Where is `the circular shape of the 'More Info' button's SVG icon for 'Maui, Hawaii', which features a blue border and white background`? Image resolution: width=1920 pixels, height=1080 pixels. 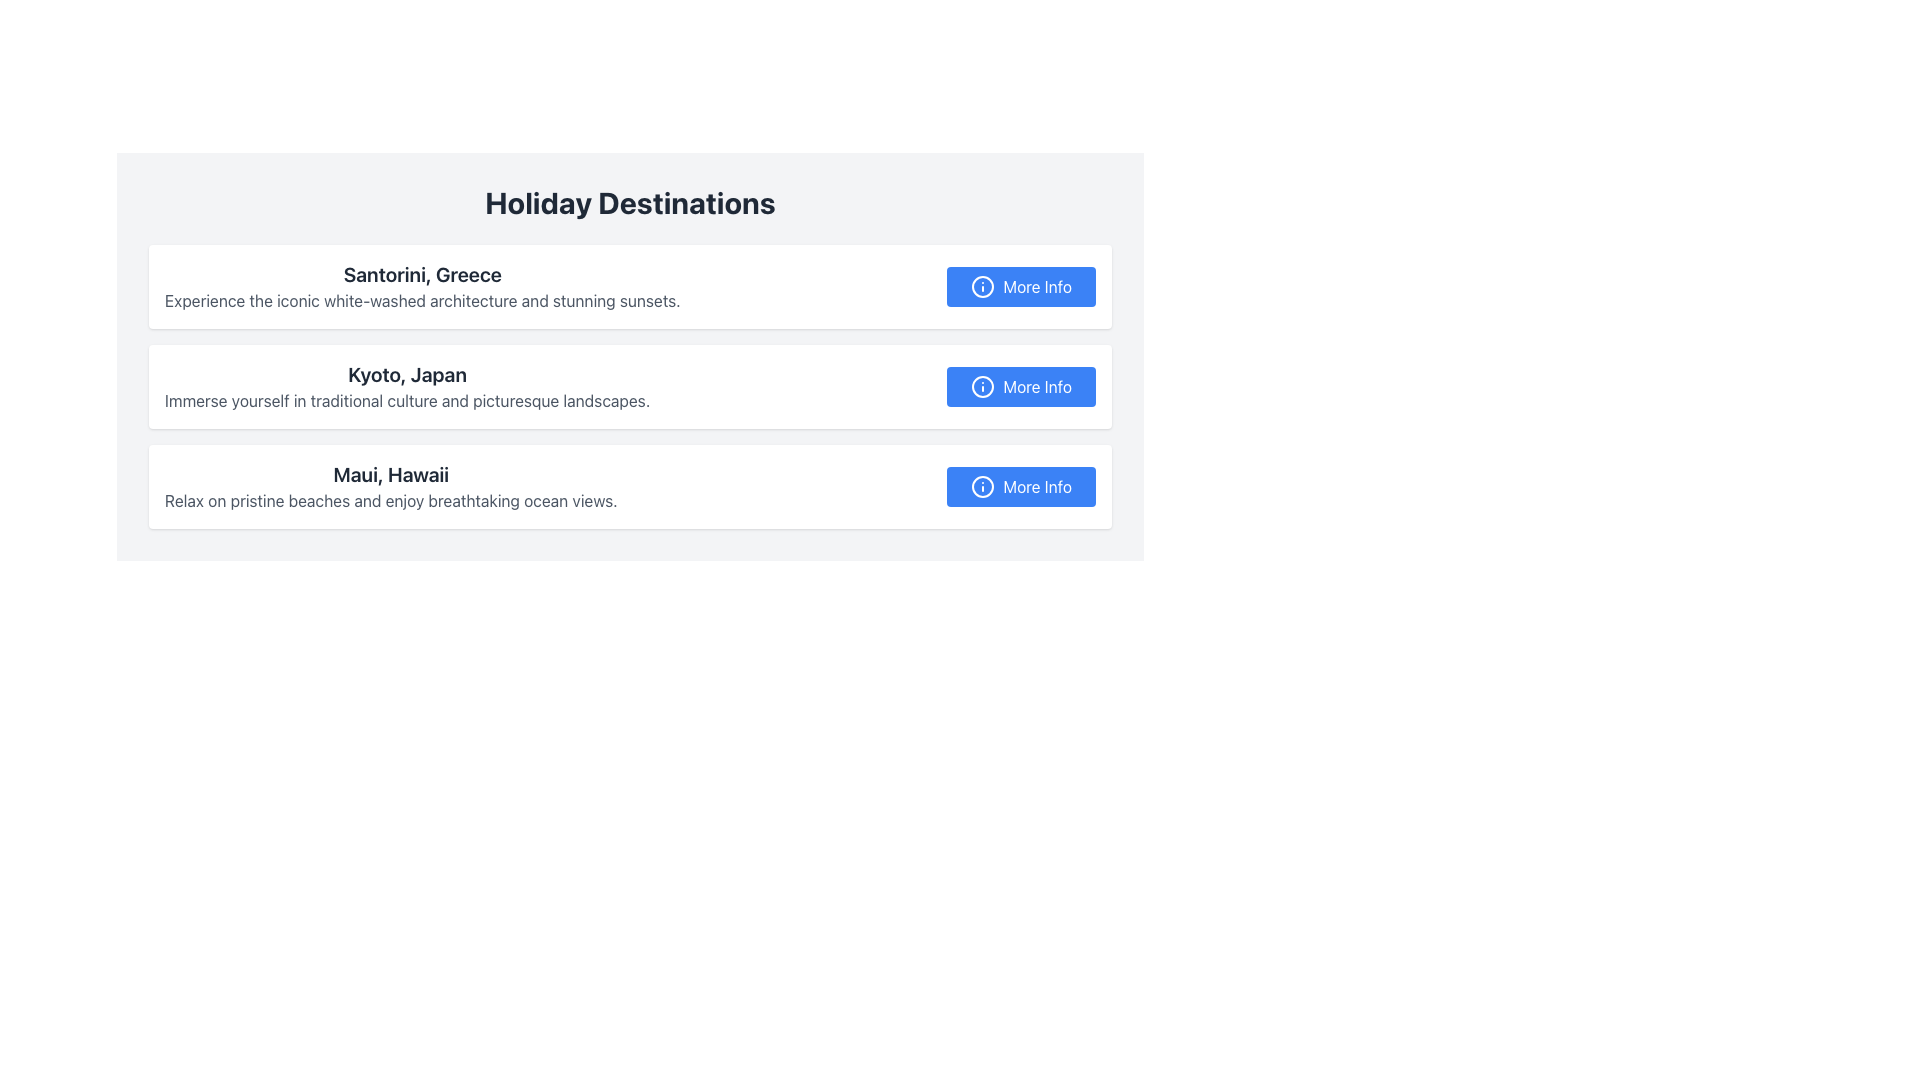 the circular shape of the 'More Info' button's SVG icon for 'Maui, Hawaii', which features a blue border and white background is located at coordinates (983, 486).